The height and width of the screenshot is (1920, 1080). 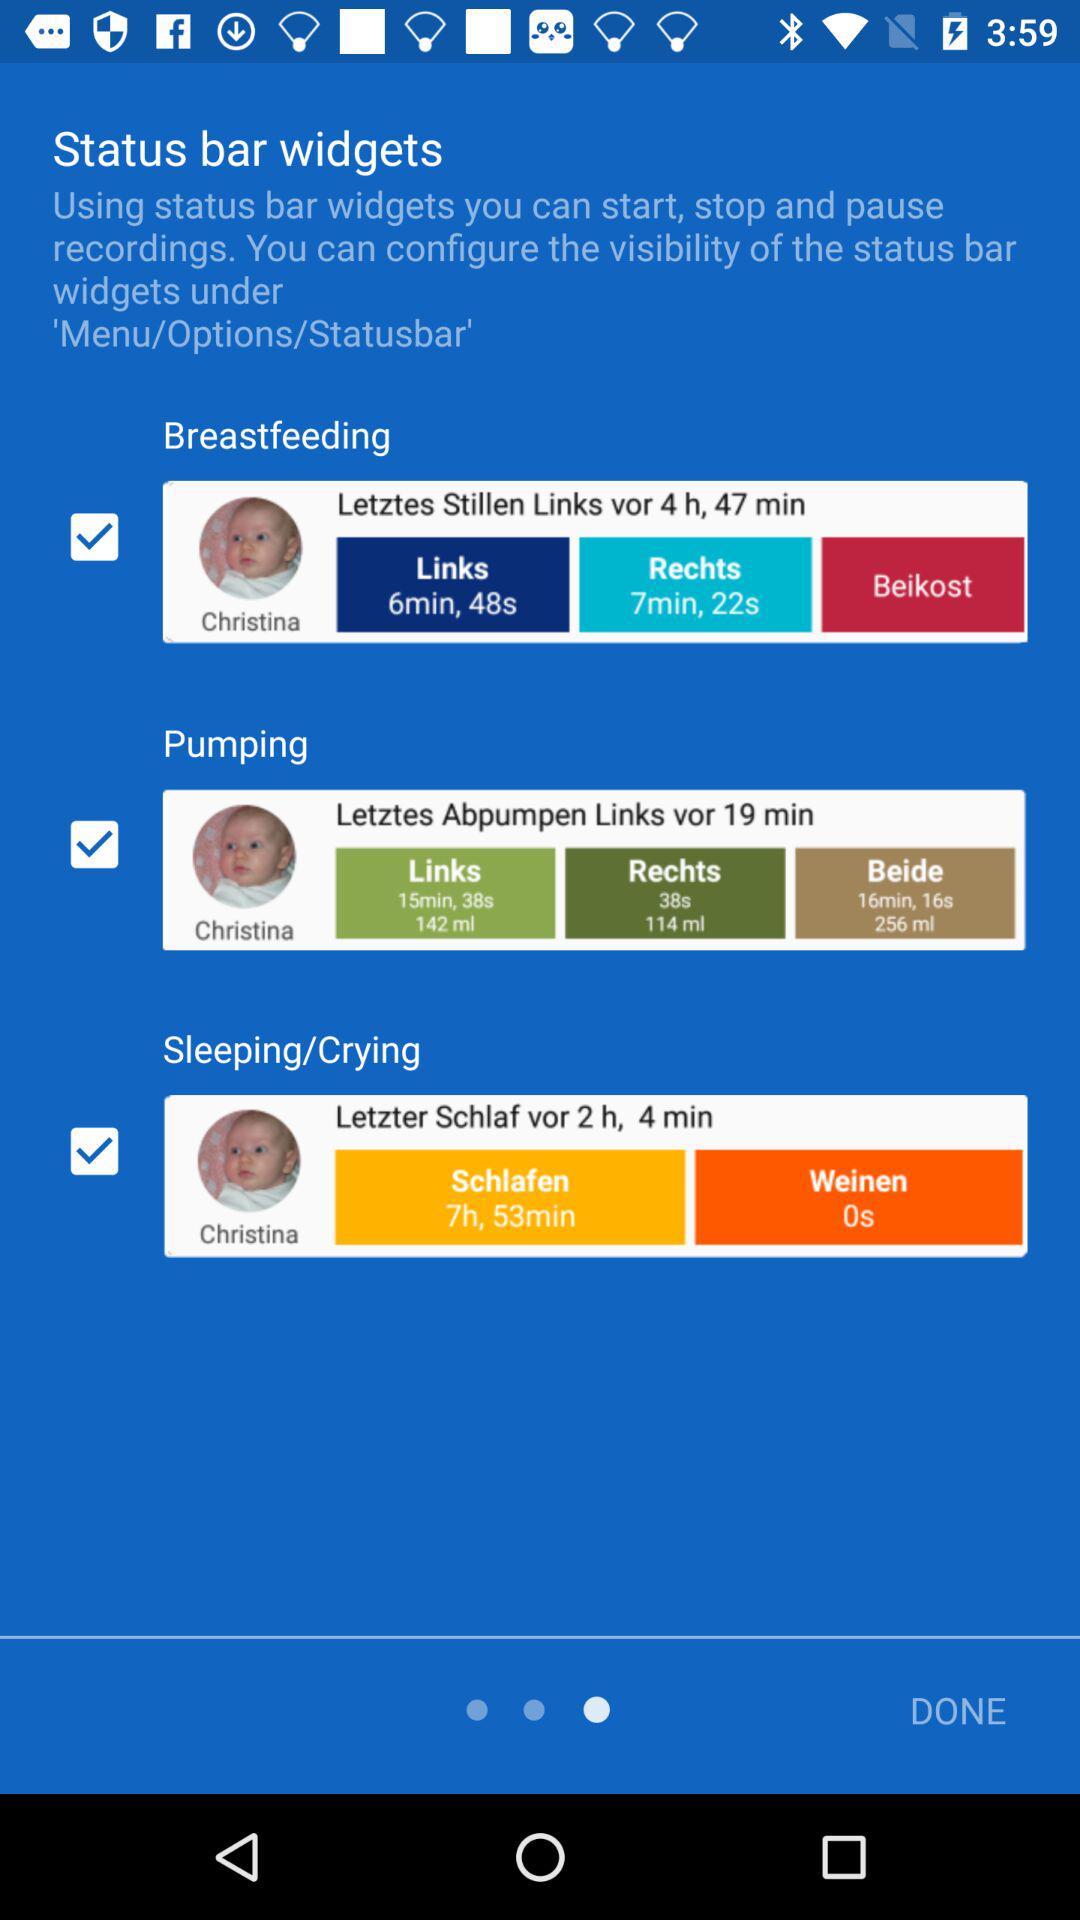 I want to click on done at the bottom right corner, so click(x=943, y=1708).